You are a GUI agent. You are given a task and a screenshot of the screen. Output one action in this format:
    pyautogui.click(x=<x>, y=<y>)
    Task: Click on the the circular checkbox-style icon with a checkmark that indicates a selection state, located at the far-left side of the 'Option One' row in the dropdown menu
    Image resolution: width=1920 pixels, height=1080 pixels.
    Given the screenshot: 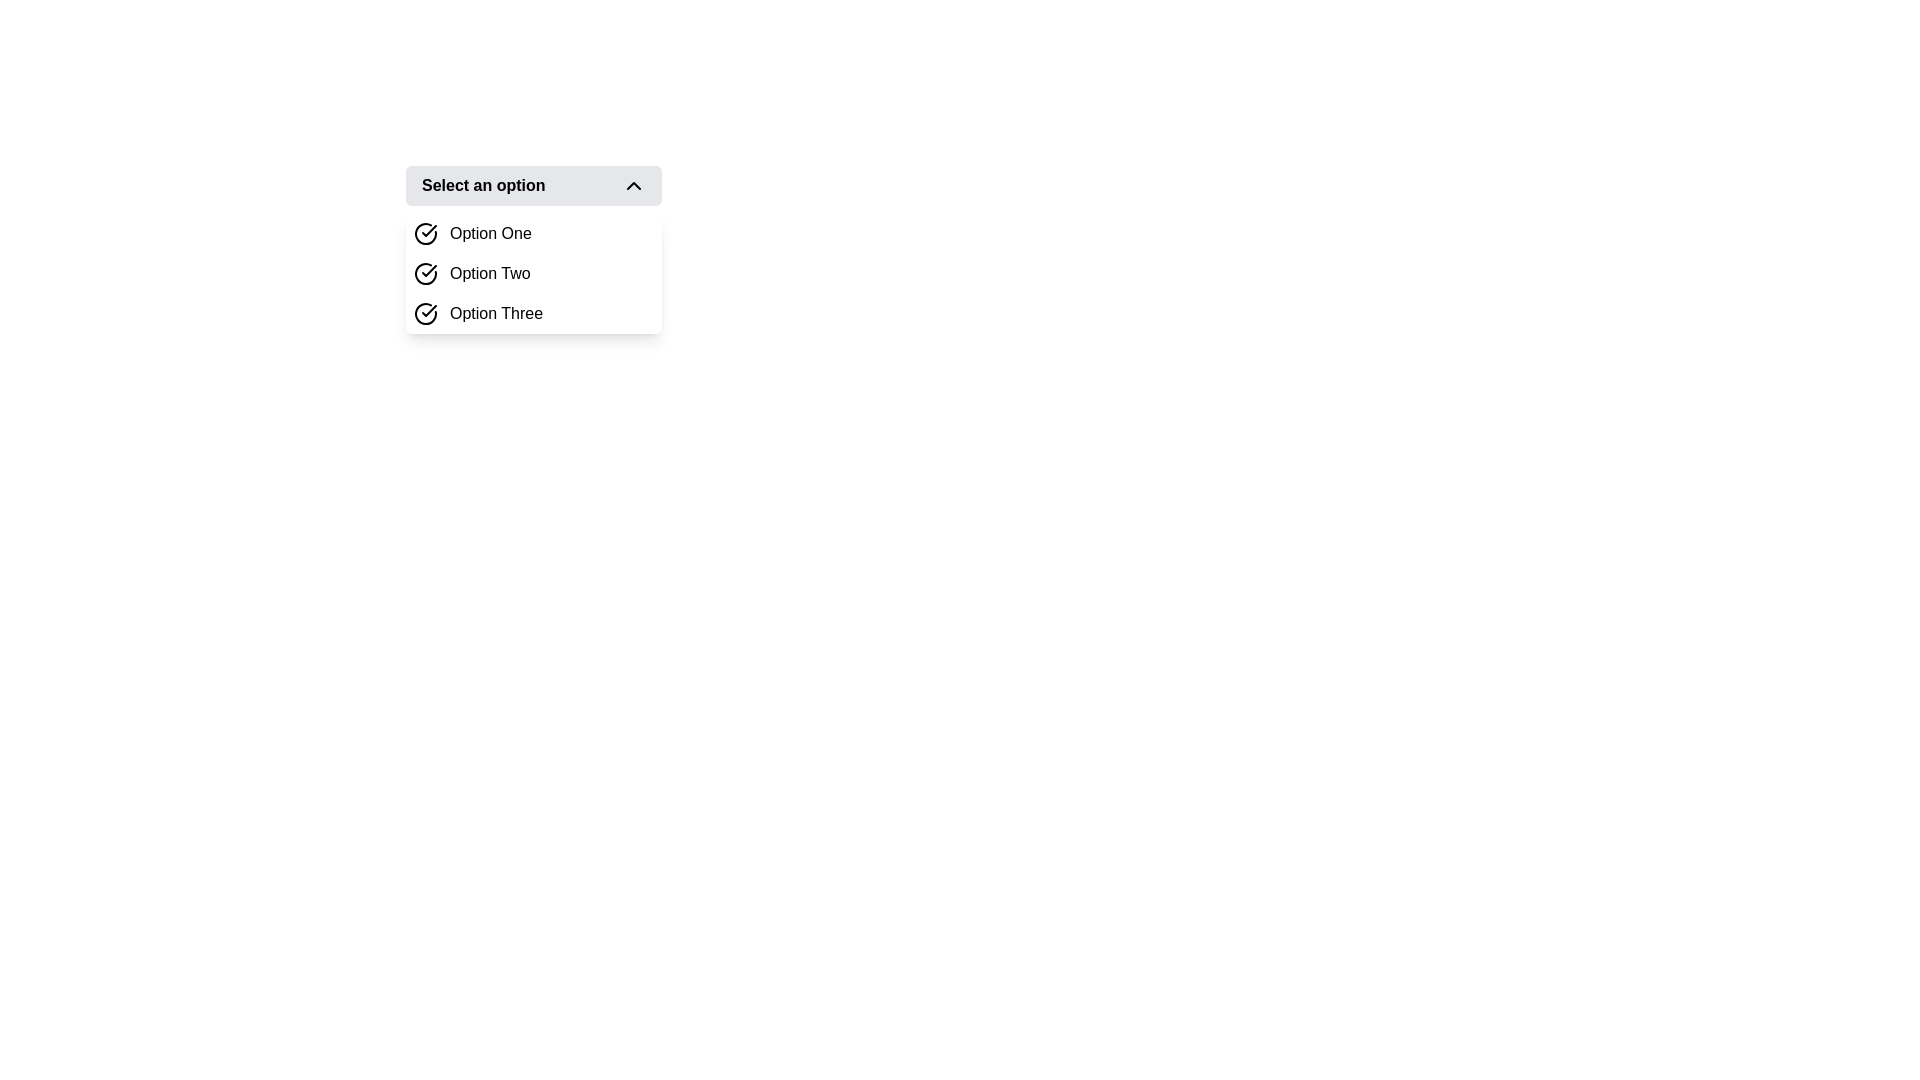 What is the action you would take?
    pyautogui.click(x=425, y=233)
    